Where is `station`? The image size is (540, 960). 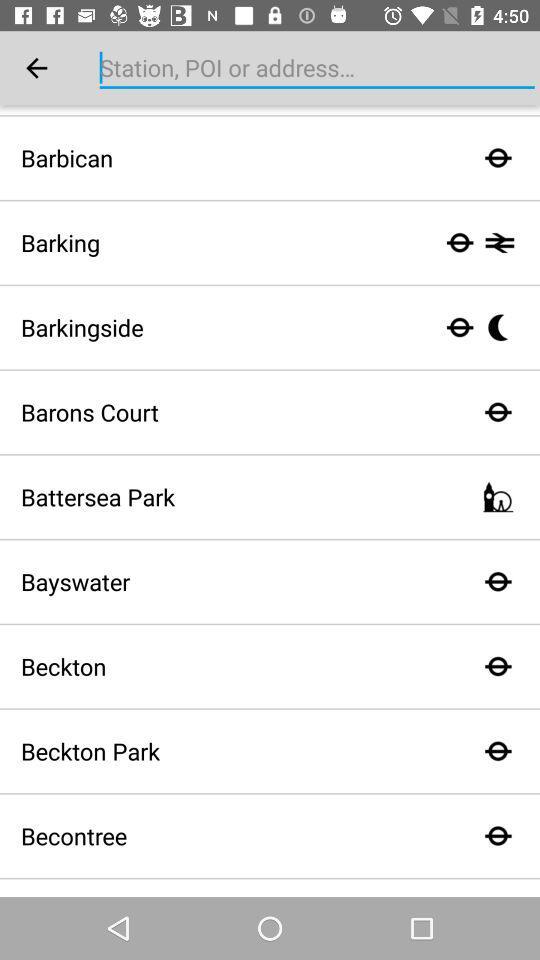 station is located at coordinates (317, 68).